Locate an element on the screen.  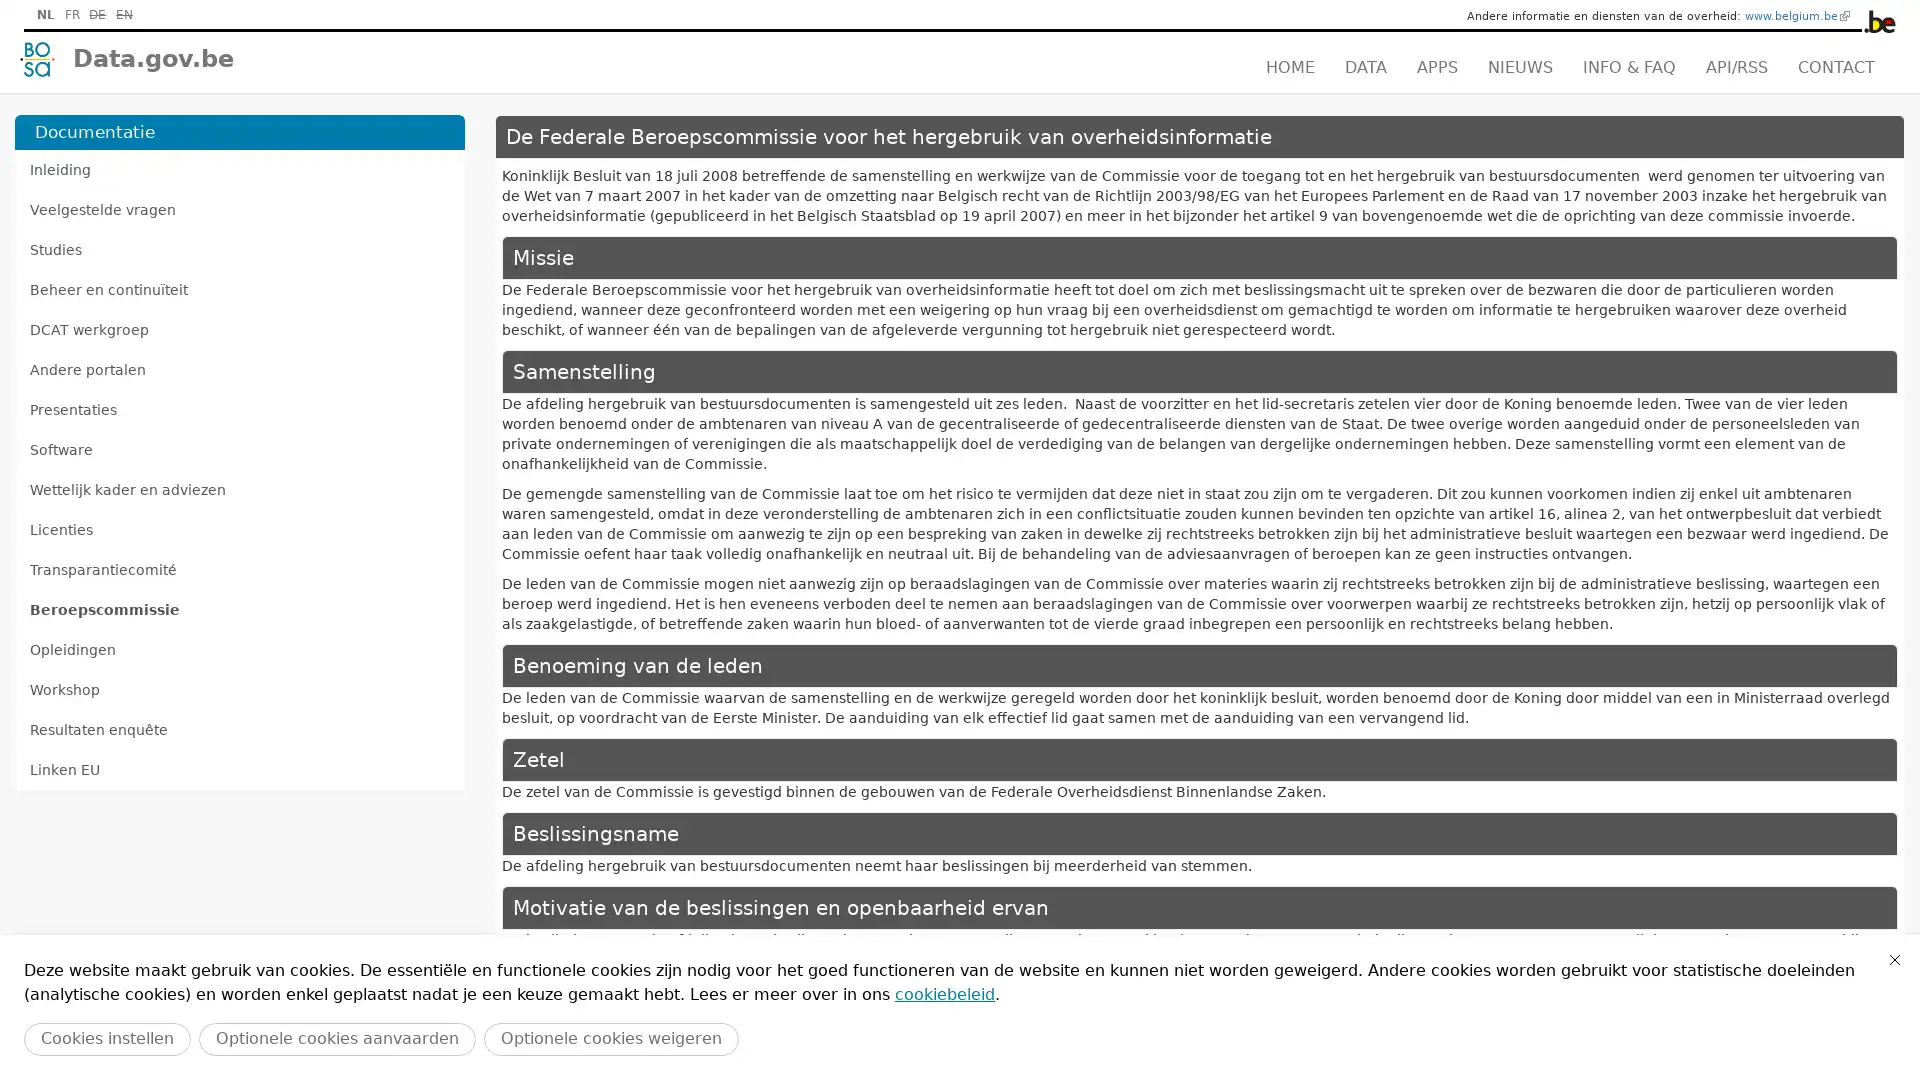
Optionele cookies aanvaarden is located at coordinates (337, 1038).